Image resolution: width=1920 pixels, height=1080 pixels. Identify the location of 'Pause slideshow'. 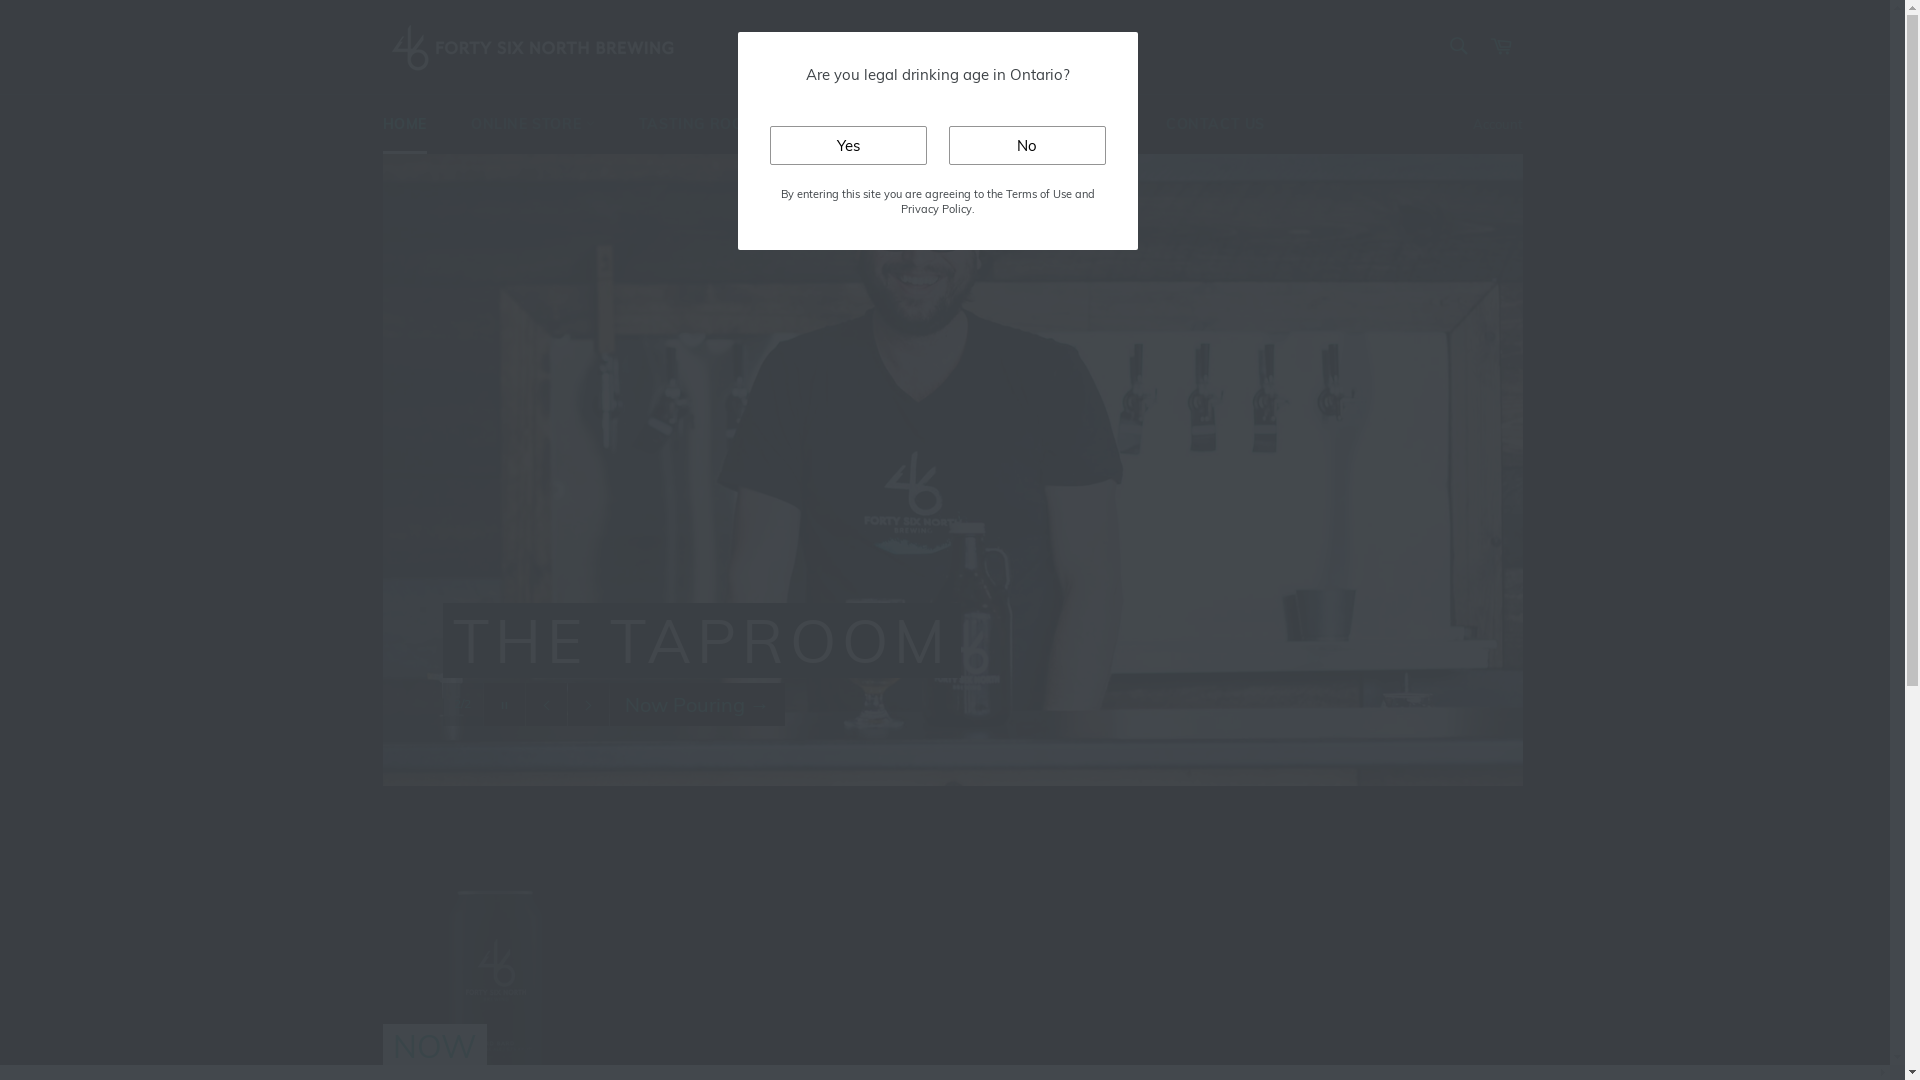
(504, 704).